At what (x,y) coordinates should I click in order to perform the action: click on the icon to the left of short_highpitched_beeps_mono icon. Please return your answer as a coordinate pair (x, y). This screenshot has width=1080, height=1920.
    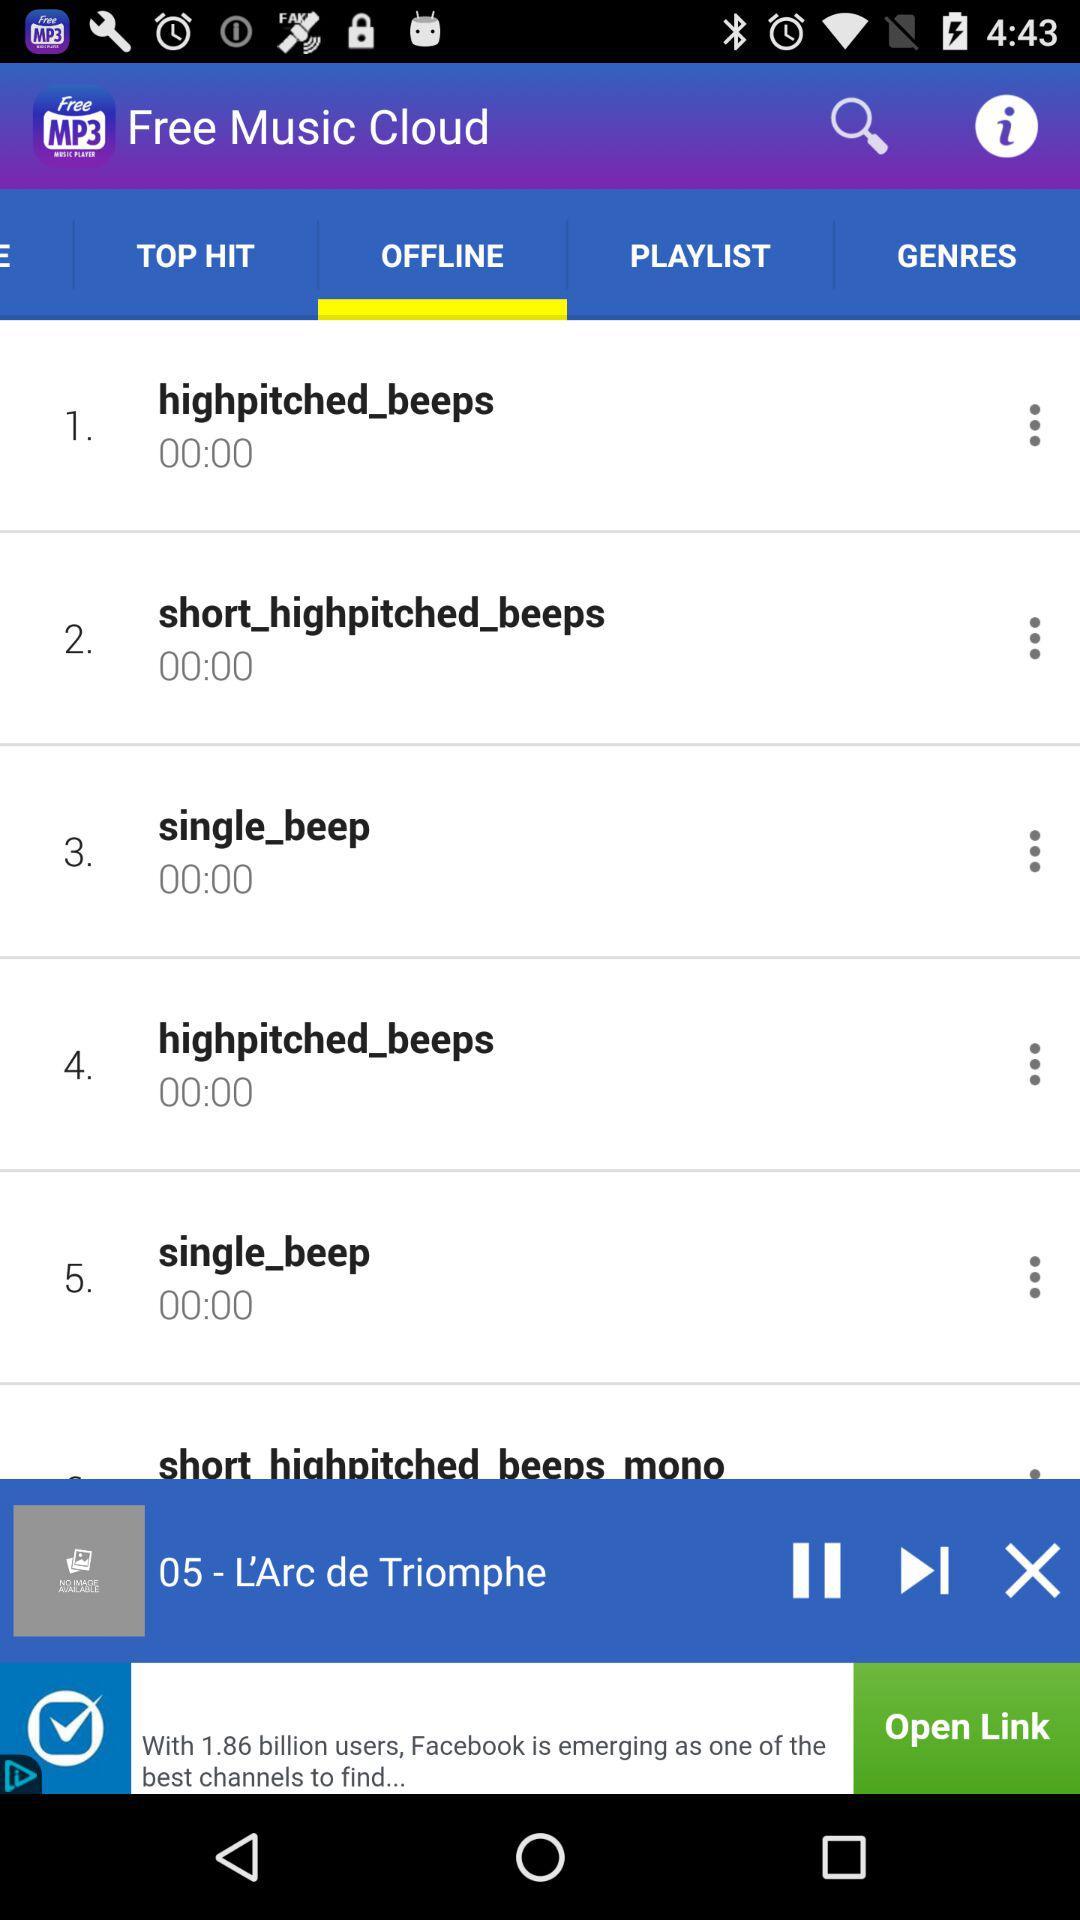
    Looking at the image, I should click on (78, 1451).